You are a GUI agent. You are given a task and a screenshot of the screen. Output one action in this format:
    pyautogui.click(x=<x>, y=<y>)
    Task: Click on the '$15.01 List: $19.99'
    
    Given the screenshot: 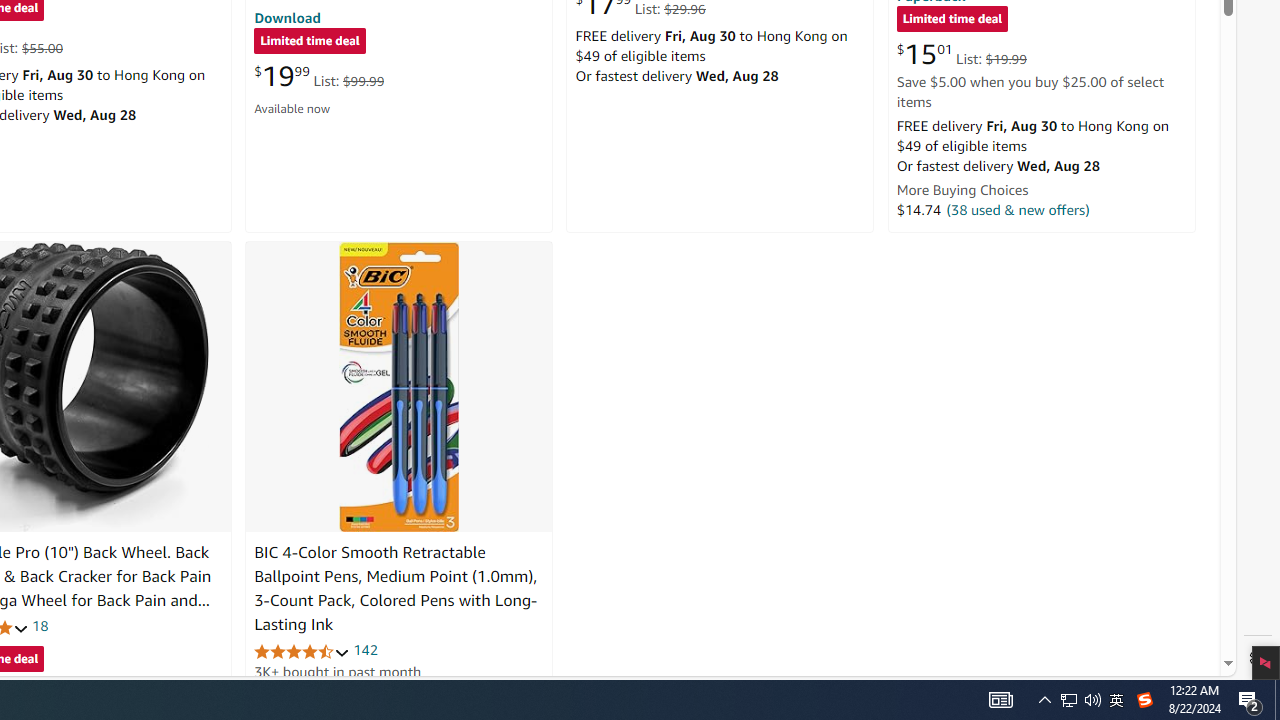 What is the action you would take?
    pyautogui.click(x=961, y=53)
    